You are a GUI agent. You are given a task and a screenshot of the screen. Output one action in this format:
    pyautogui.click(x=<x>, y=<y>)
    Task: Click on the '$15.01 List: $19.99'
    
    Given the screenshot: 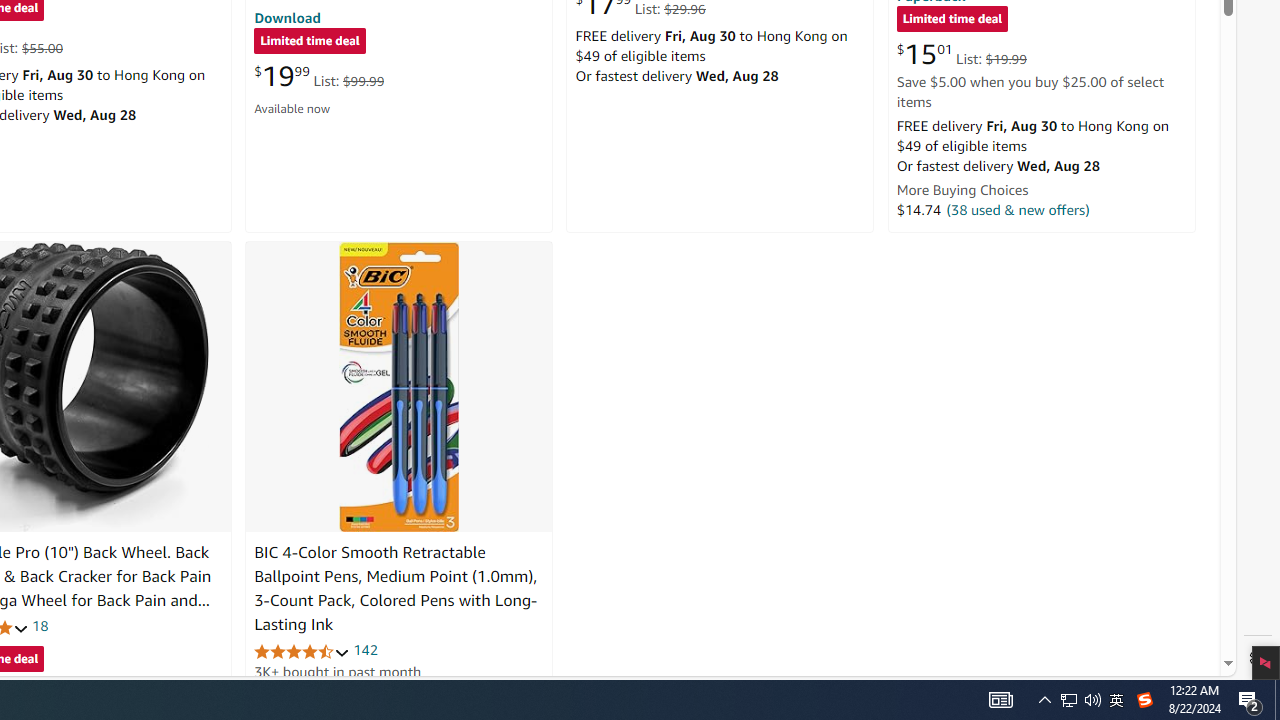 What is the action you would take?
    pyautogui.click(x=961, y=53)
    